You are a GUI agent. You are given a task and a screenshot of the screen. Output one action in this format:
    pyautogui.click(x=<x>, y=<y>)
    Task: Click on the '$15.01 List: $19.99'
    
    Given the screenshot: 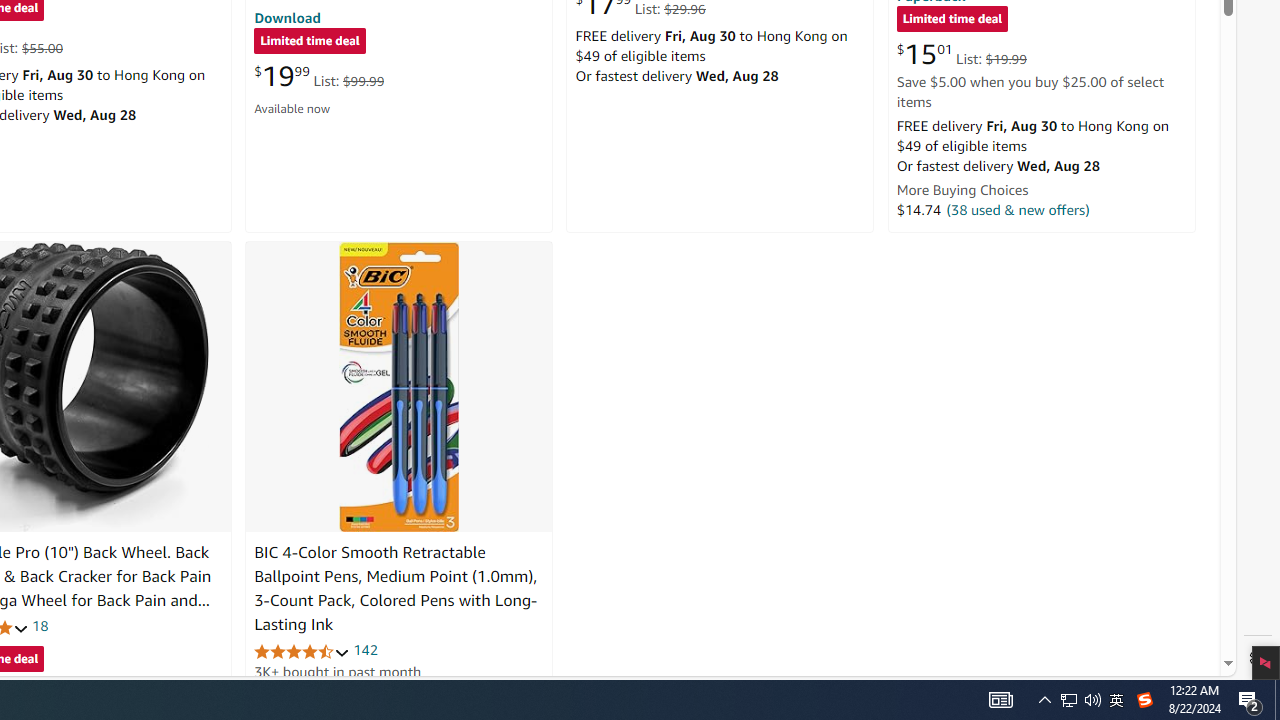 What is the action you would take?
    pyautogui.click(x=961, y=53)
    